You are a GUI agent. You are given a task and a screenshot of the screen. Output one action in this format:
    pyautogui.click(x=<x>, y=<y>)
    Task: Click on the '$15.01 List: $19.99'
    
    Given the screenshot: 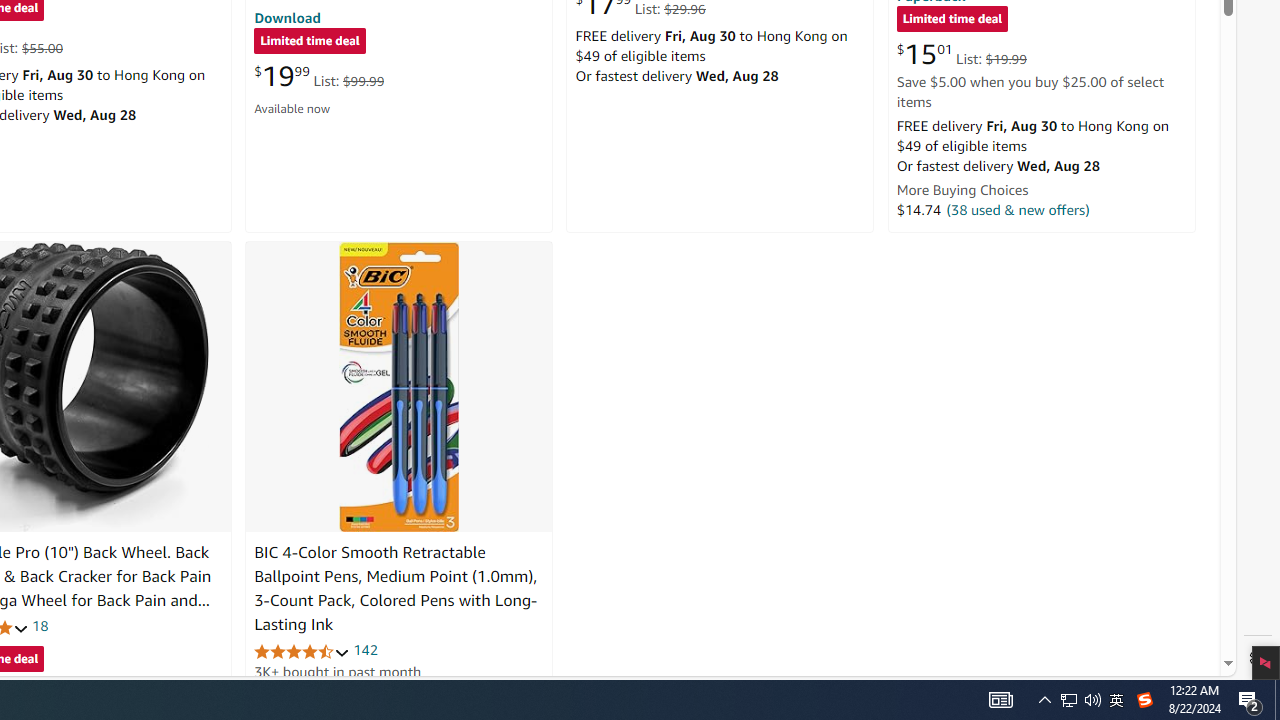 What is the action you would take?
    pyautogui.click(x=961, y=53)
    